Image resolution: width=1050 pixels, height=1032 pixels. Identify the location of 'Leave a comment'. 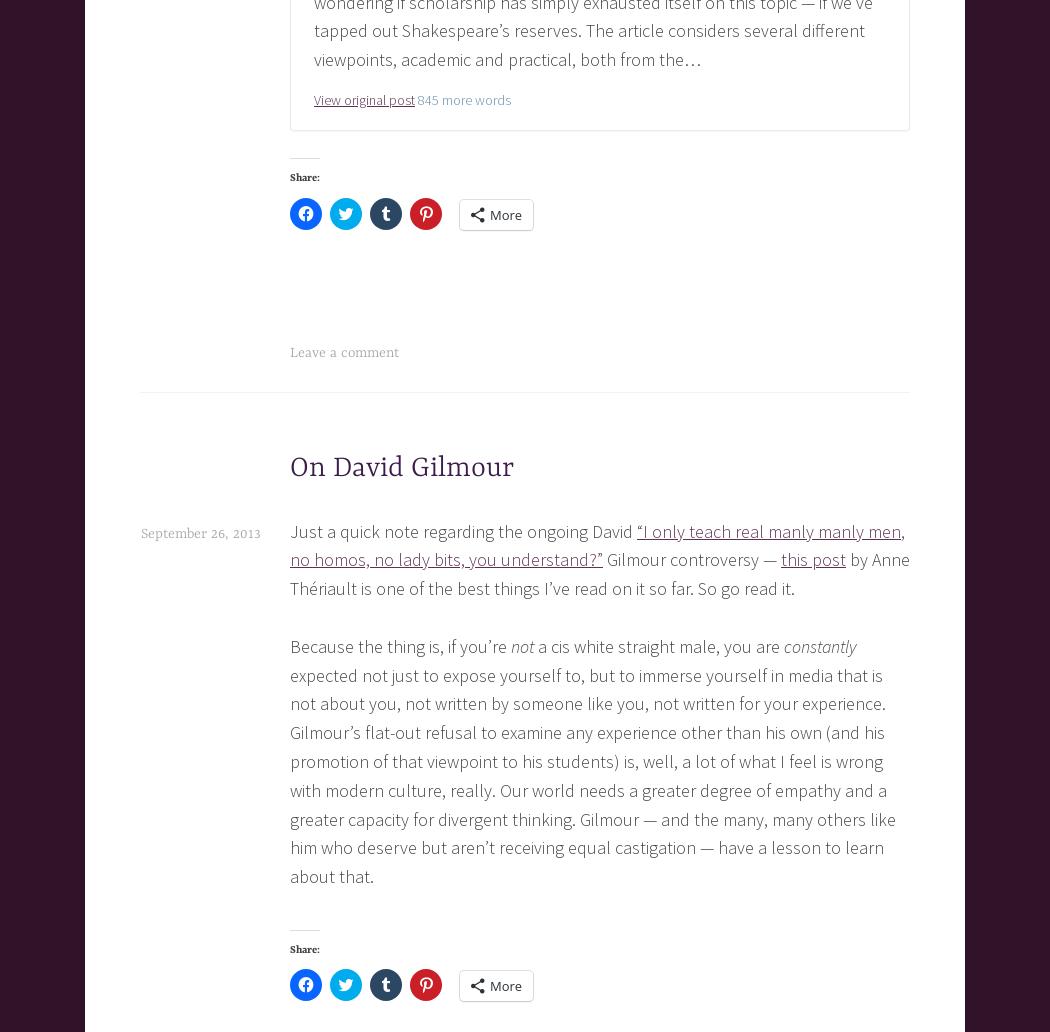
(343, 352).